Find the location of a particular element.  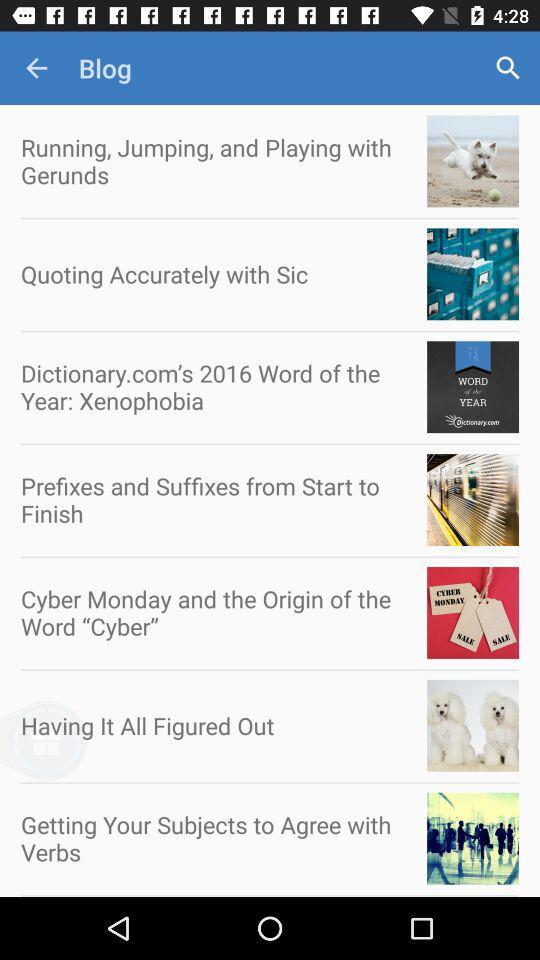

app to the left of blog icon is located at coordinates (36, 68).